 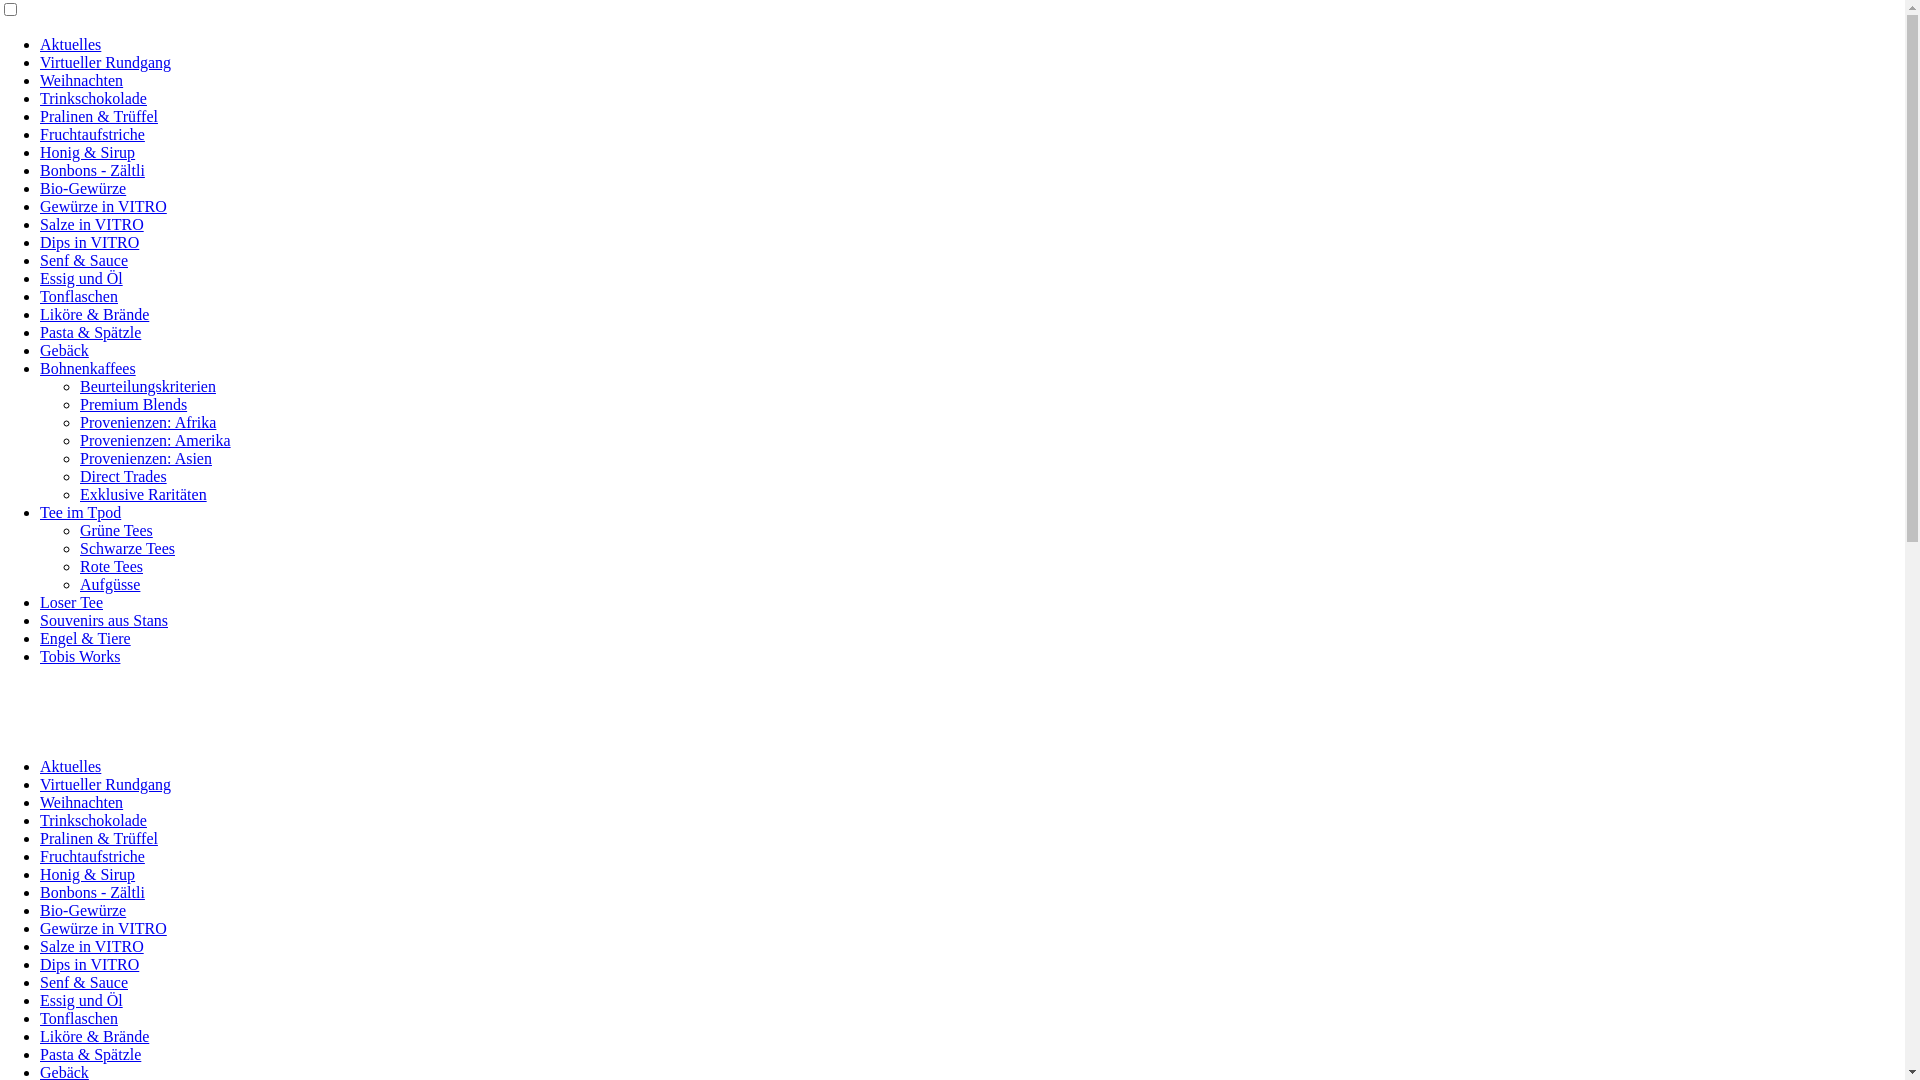 I want to click on 'Fruchtaufstriche', so click(x=91, y=855).